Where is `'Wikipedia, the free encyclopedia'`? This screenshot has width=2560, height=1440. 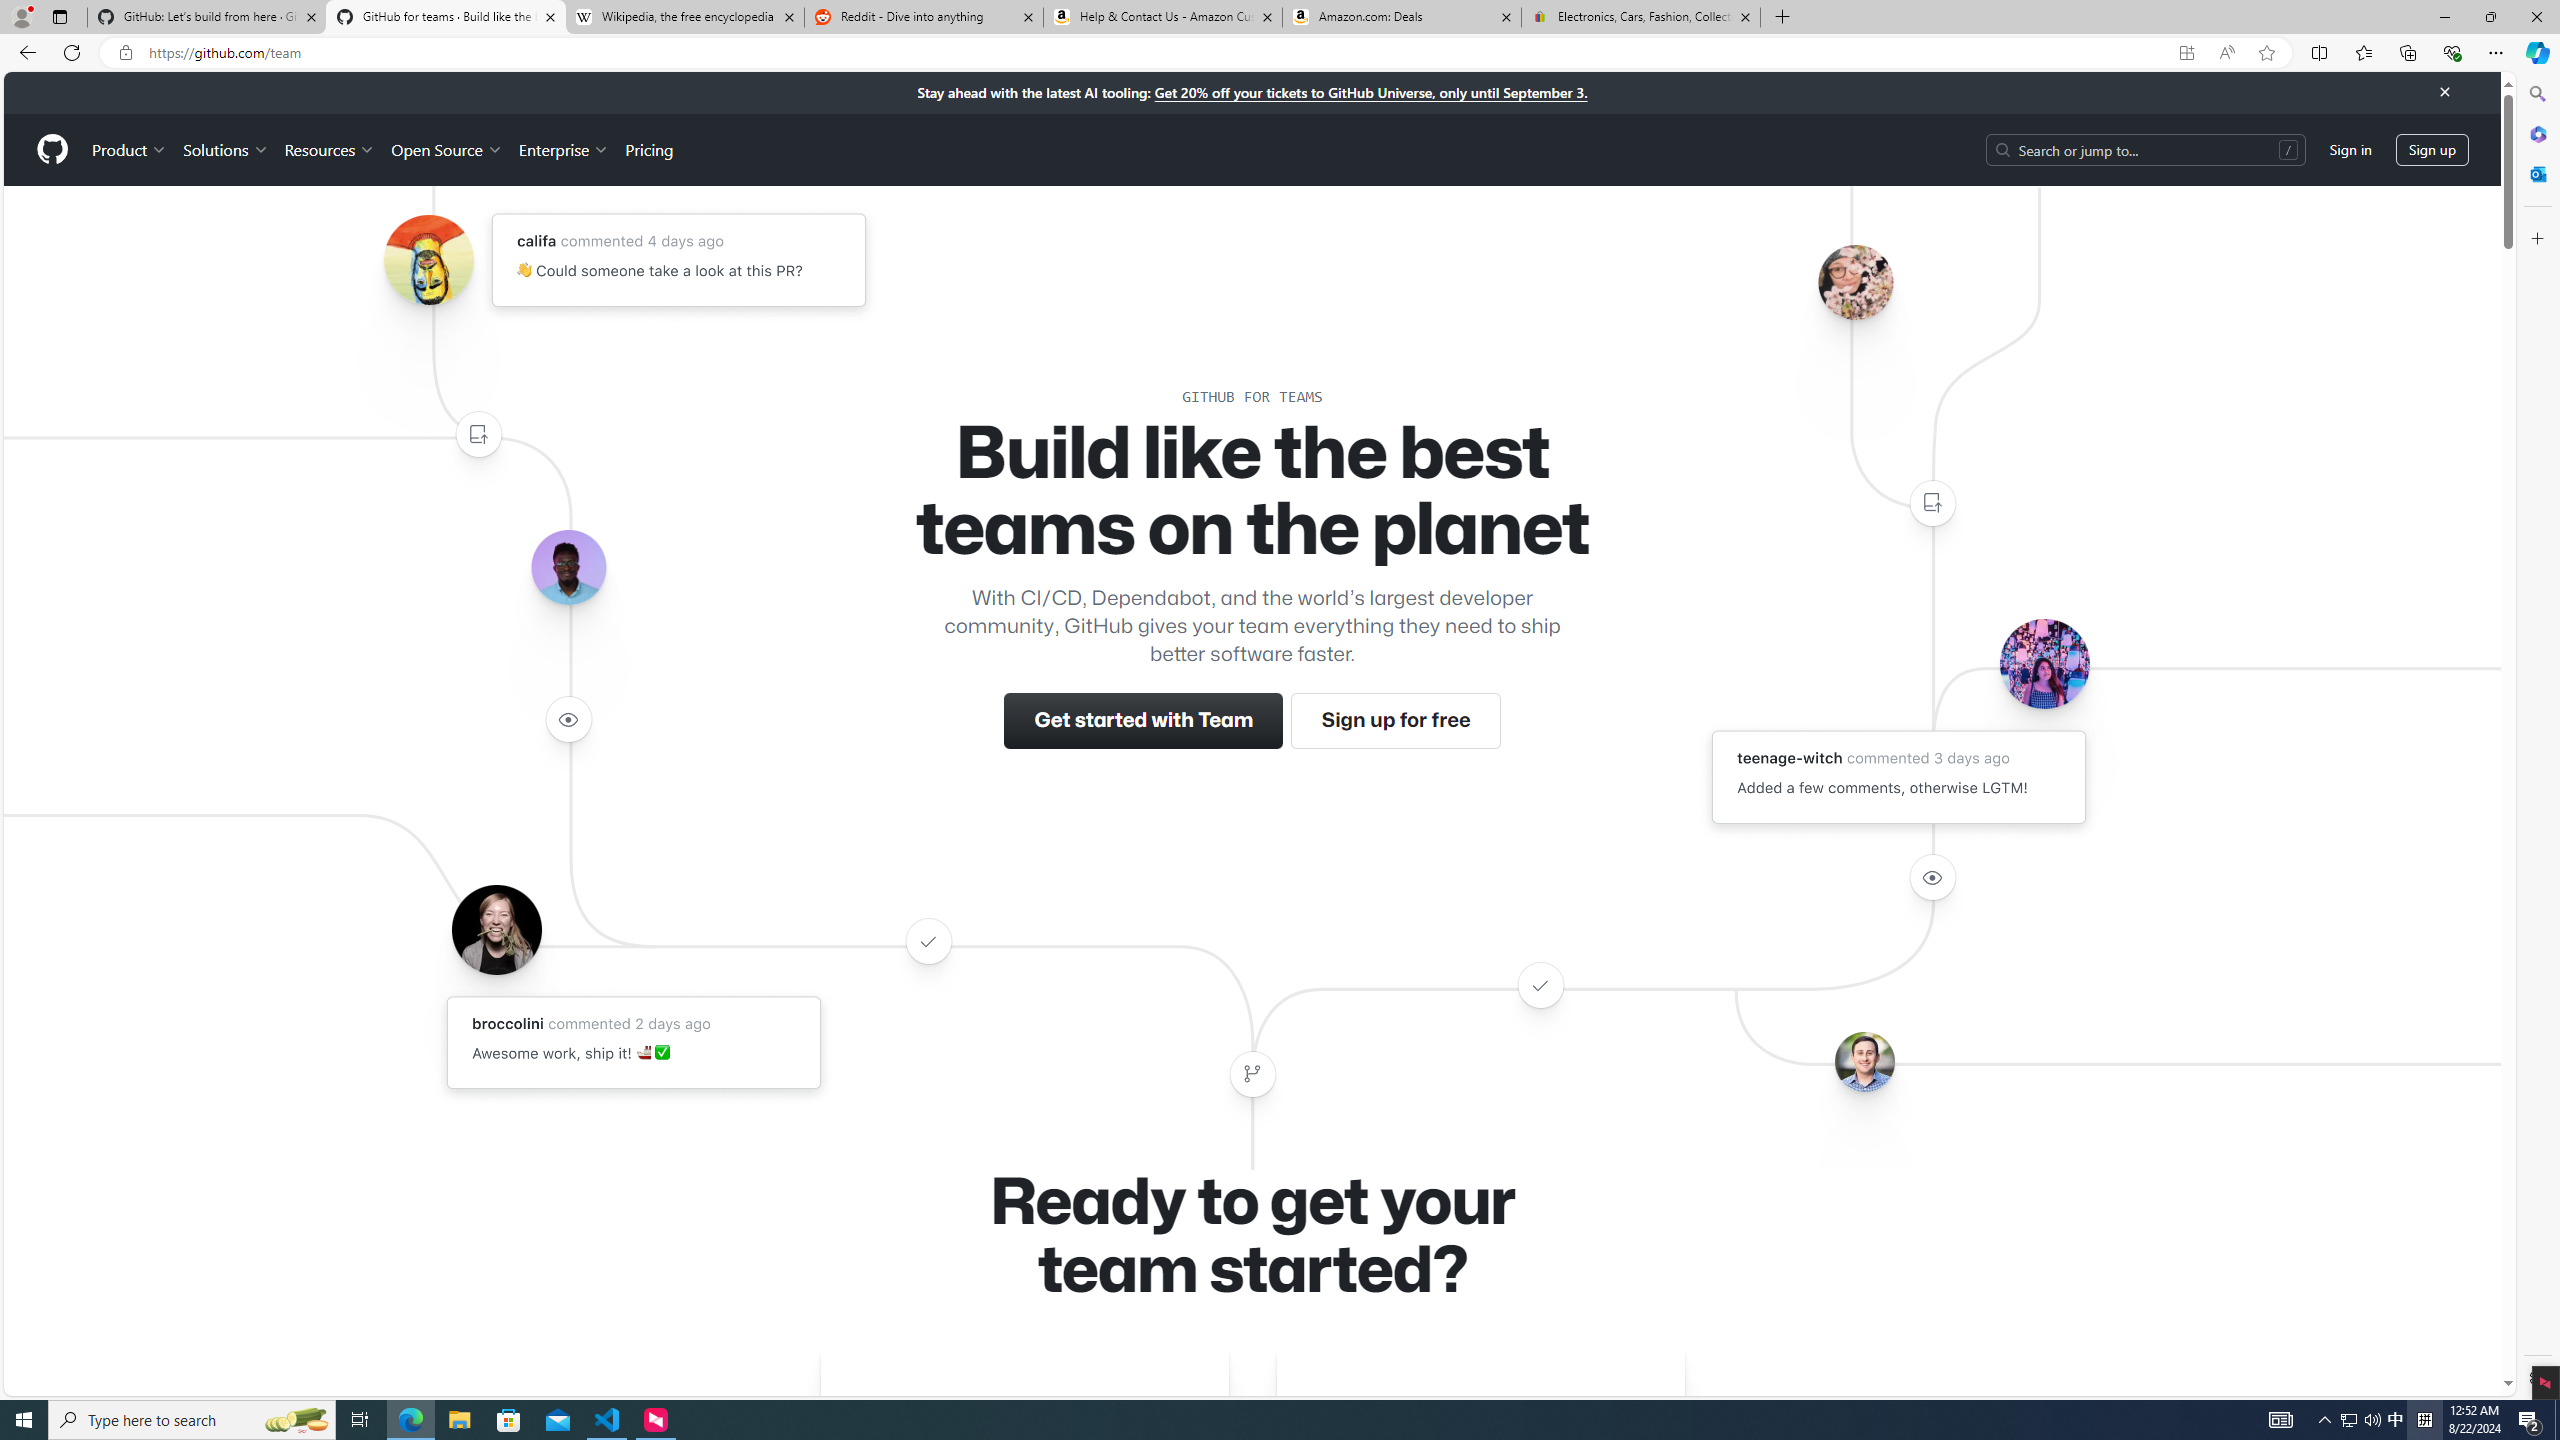 'Wikipedia, the free encyclopedia' is located at coordinates (685, 16).